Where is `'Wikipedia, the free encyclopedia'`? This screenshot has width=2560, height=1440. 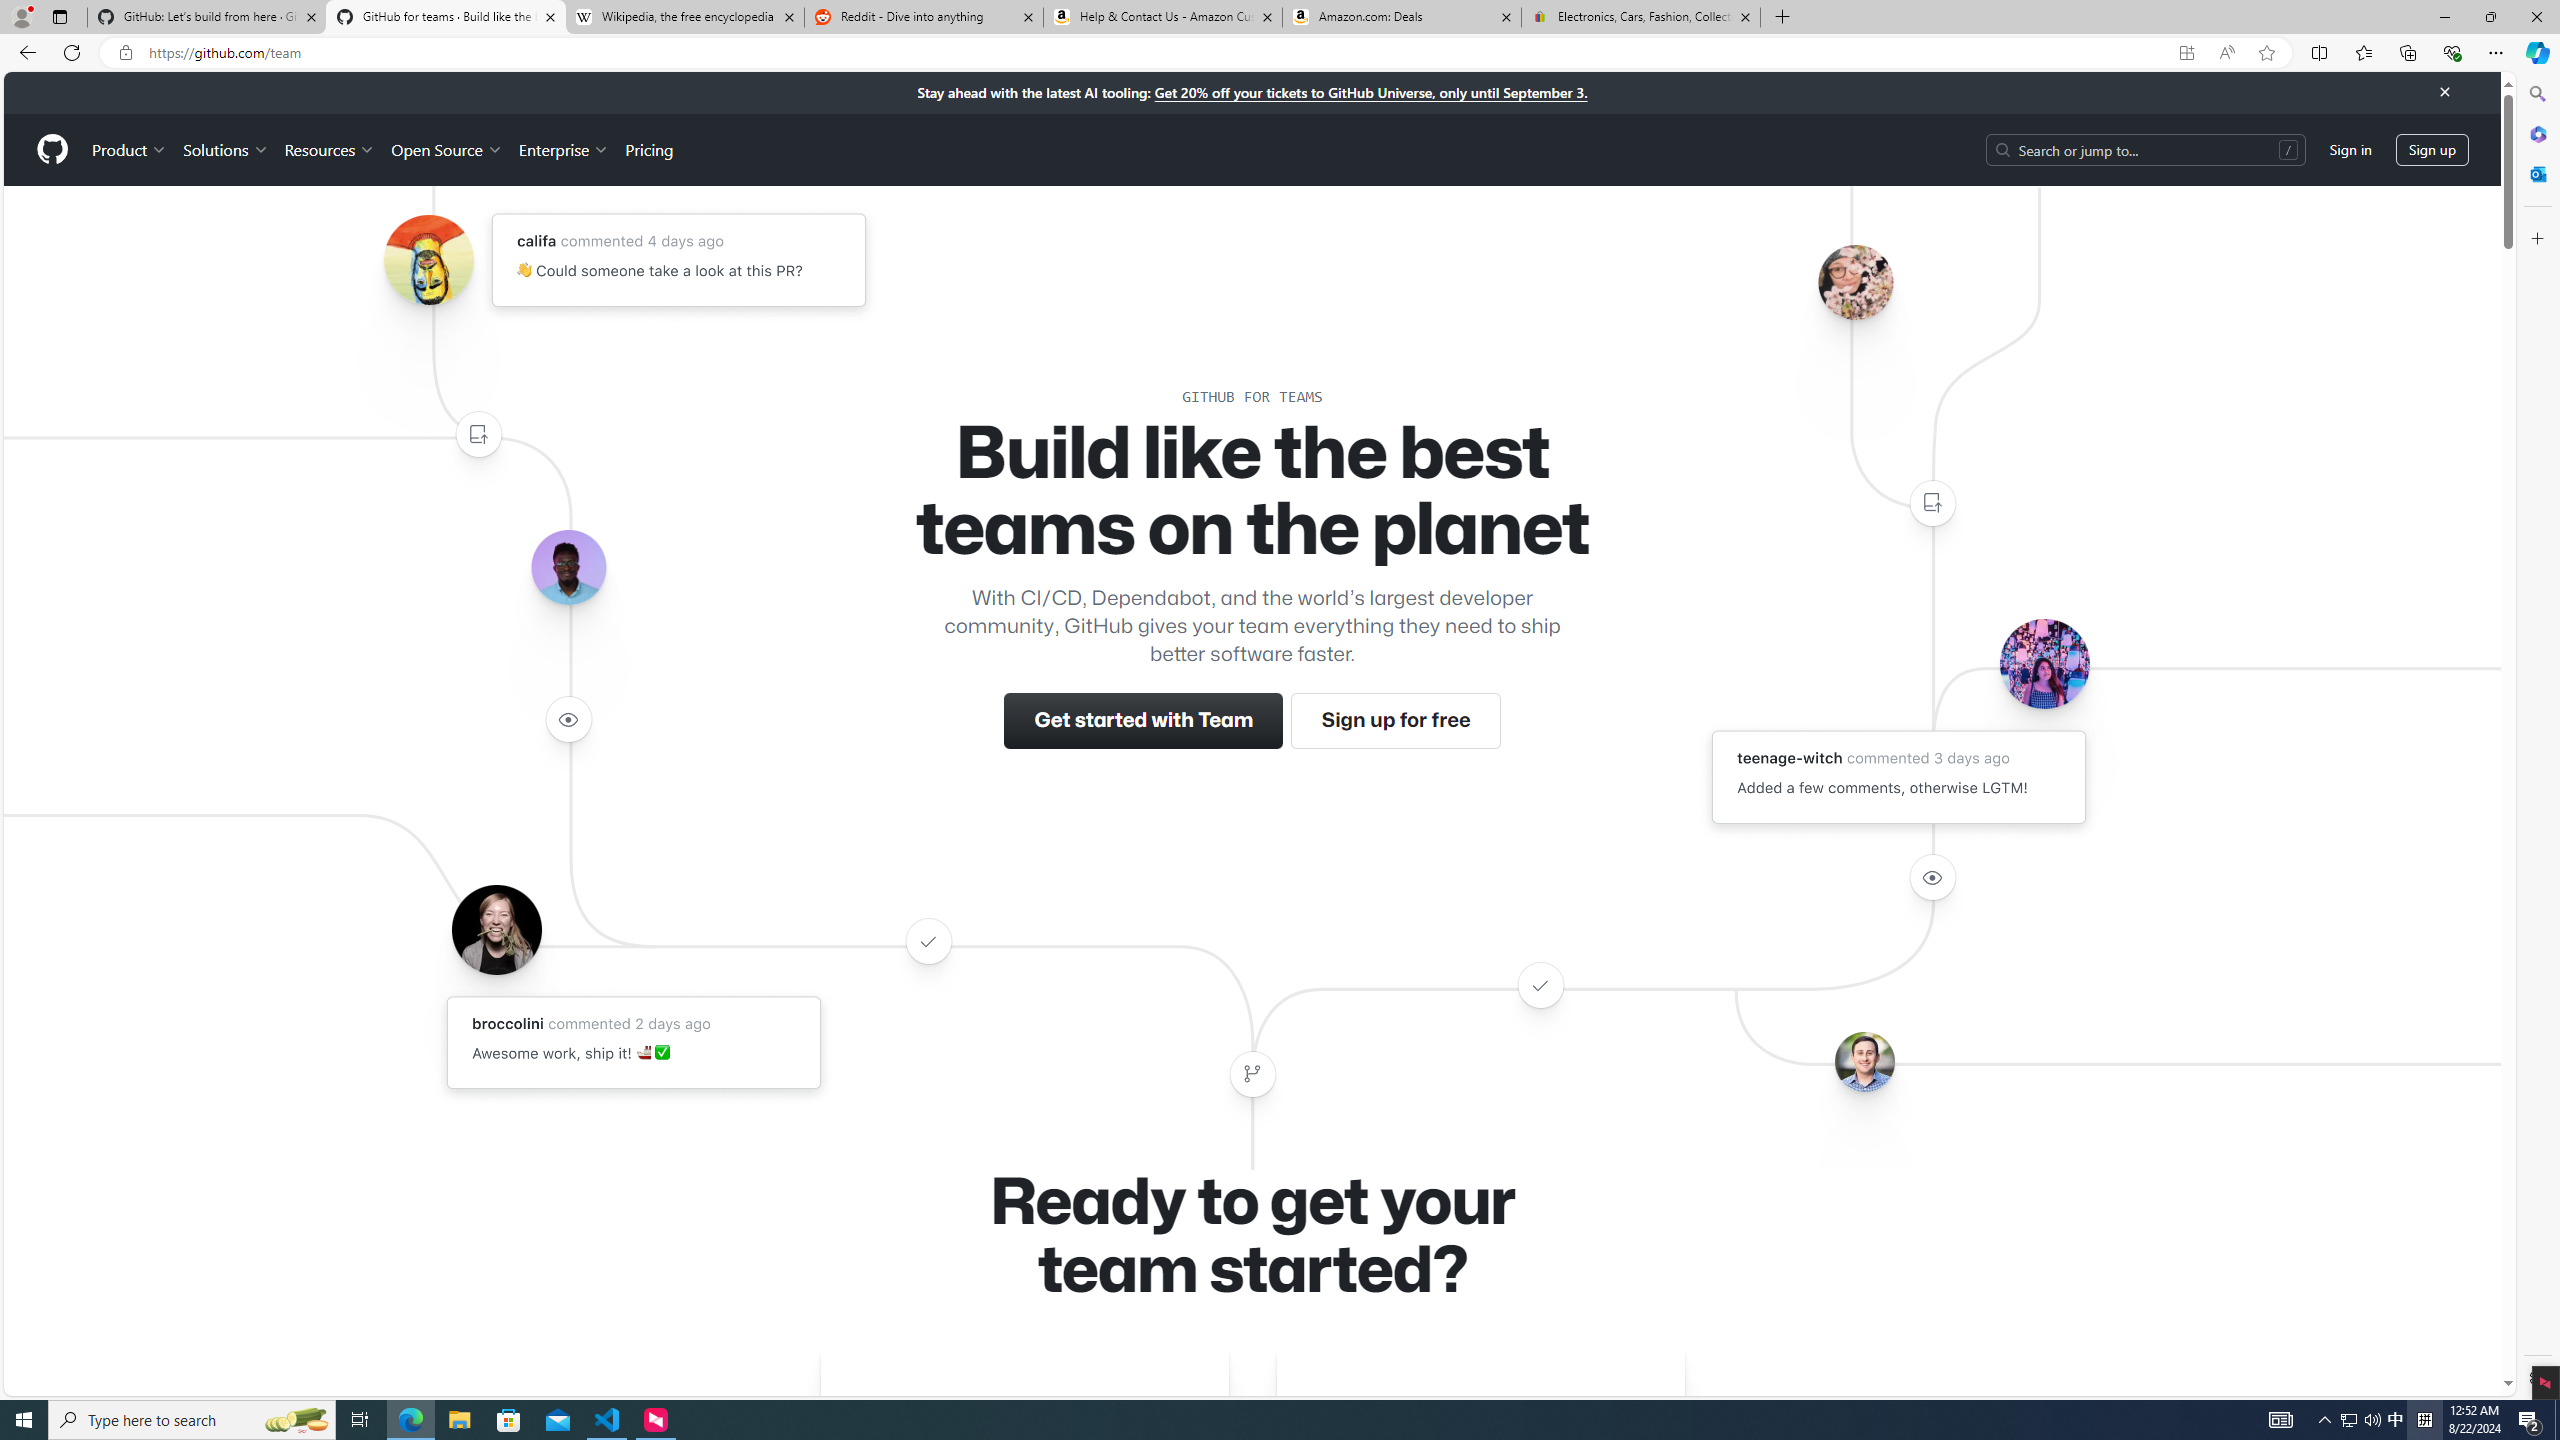 'Wikipedia, the free encyclopedia' is located at coordinates (685, 16).